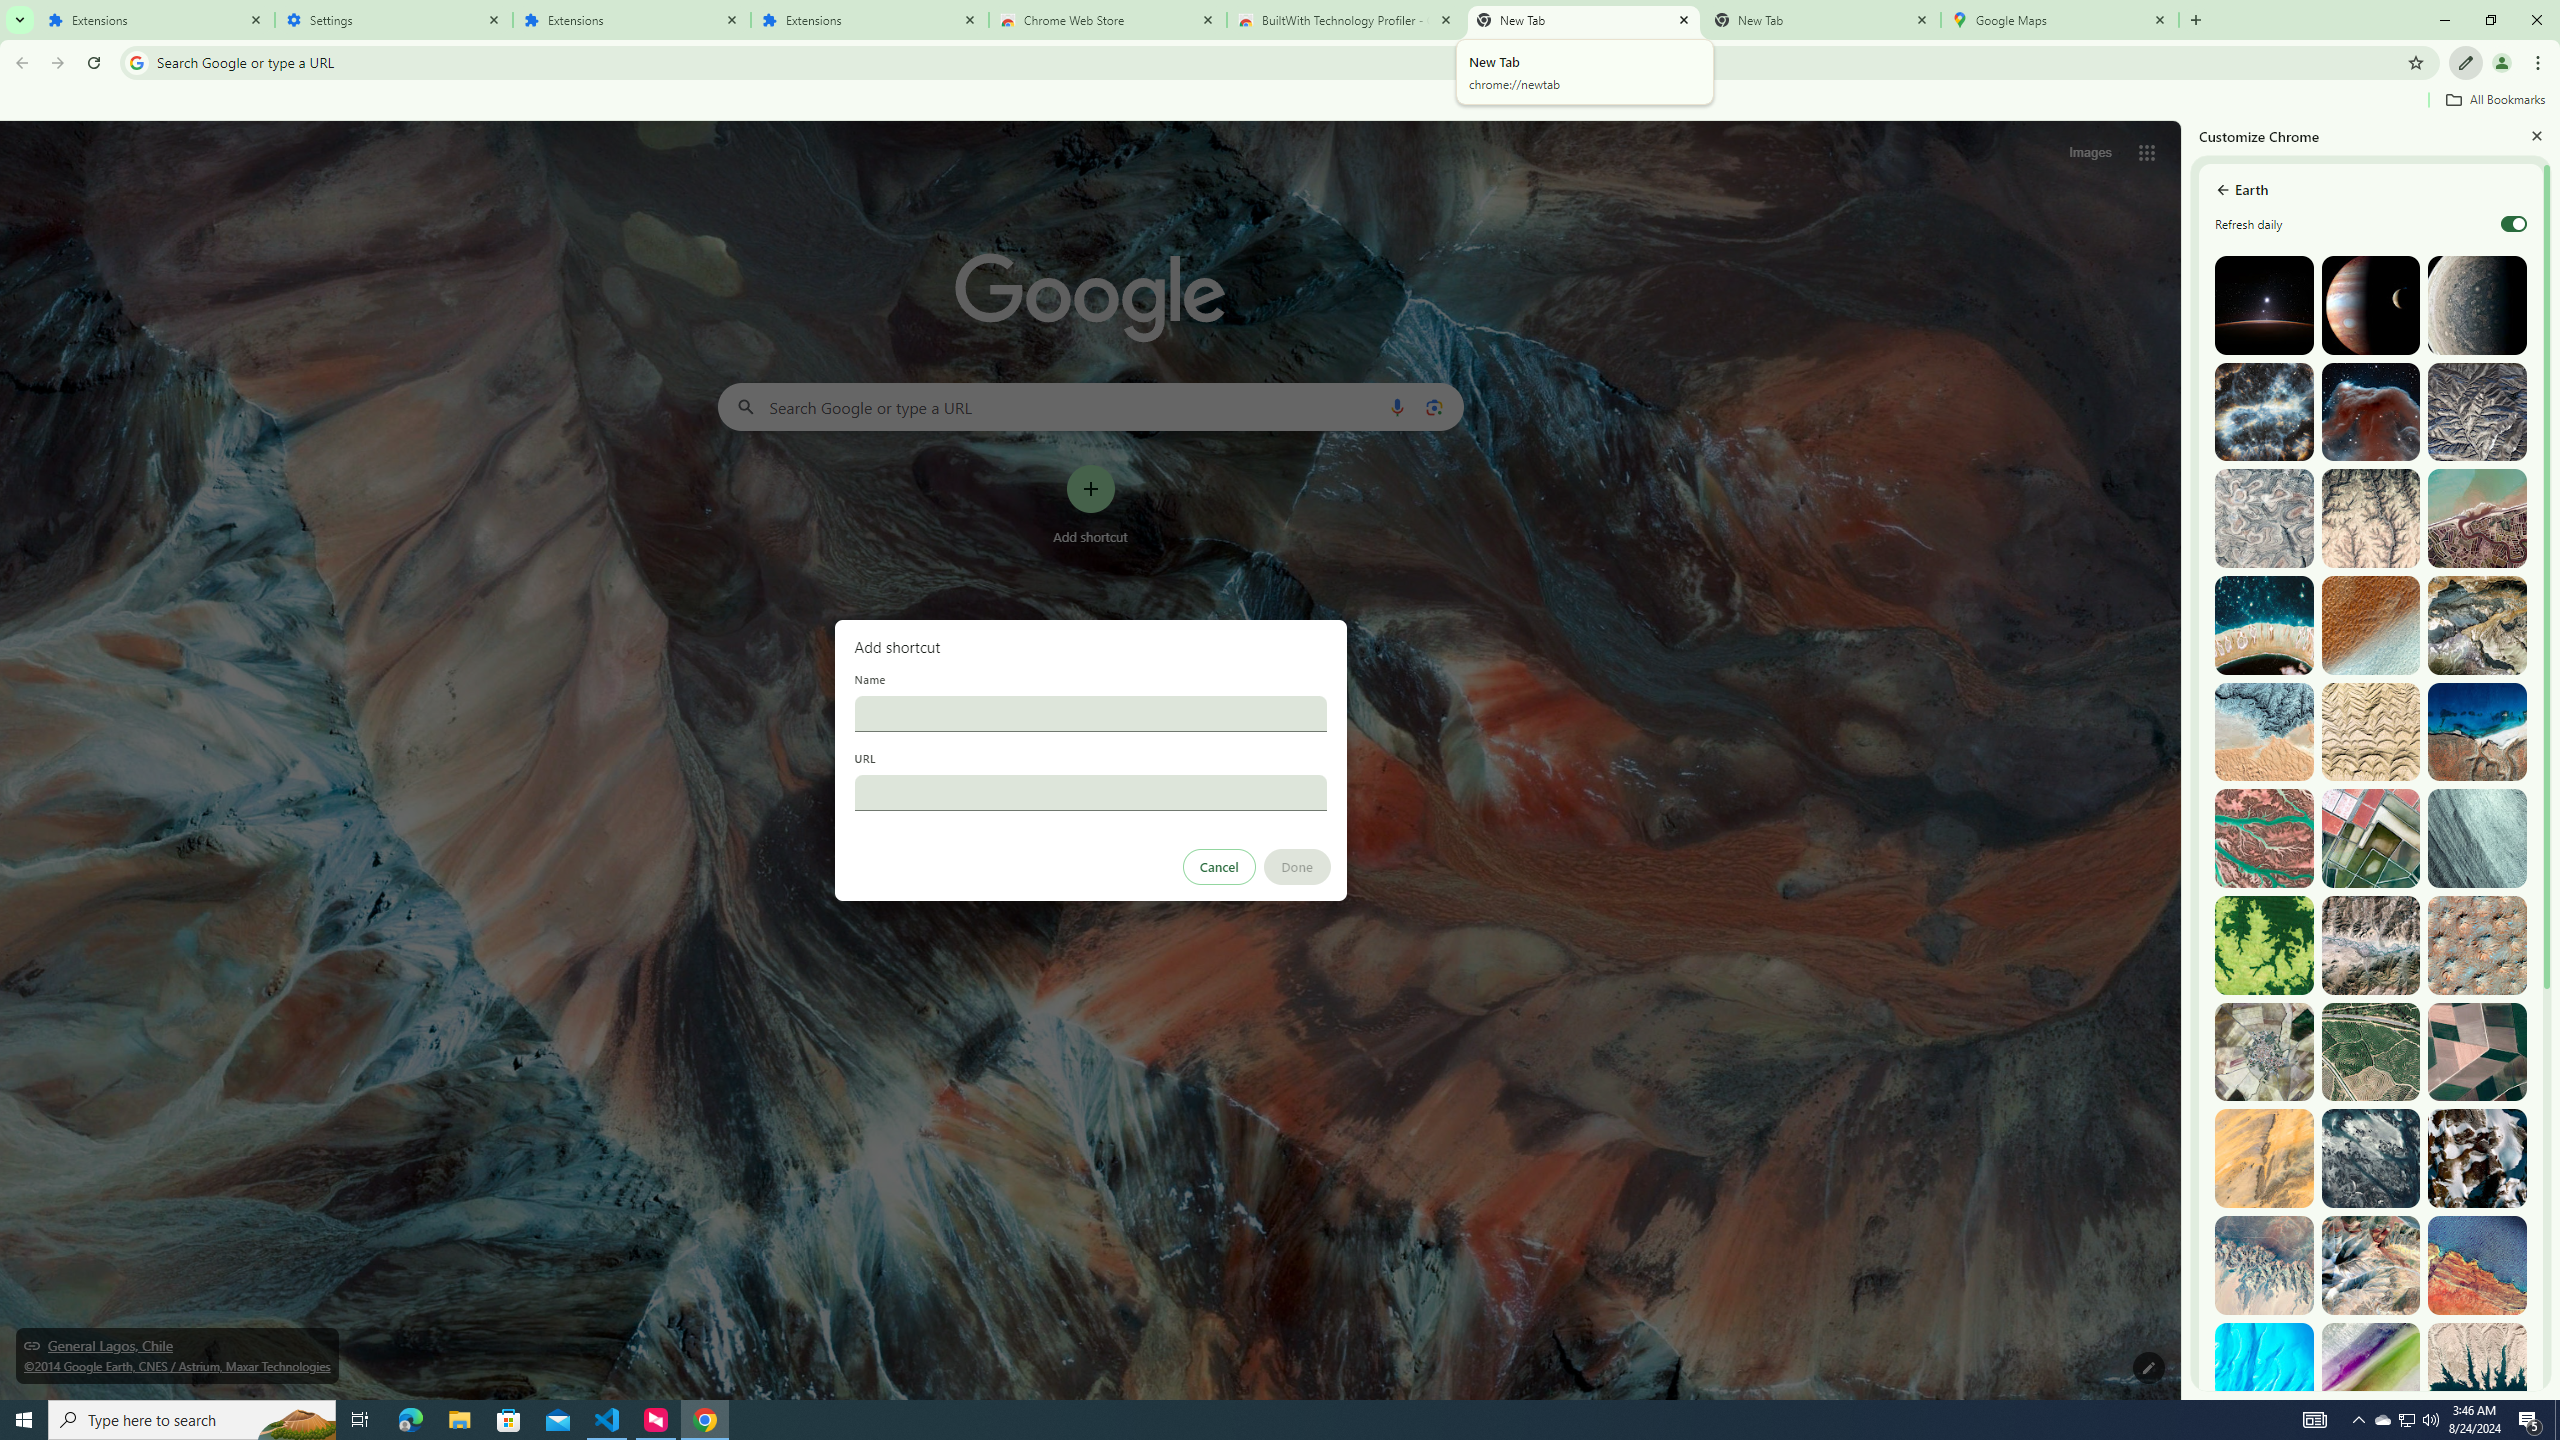 Image resolution: width=2560 pixels, height=1440 pixels. Describe the element at coordinates (394, 19) in the screenshot. I see `'Settings'` at that location.